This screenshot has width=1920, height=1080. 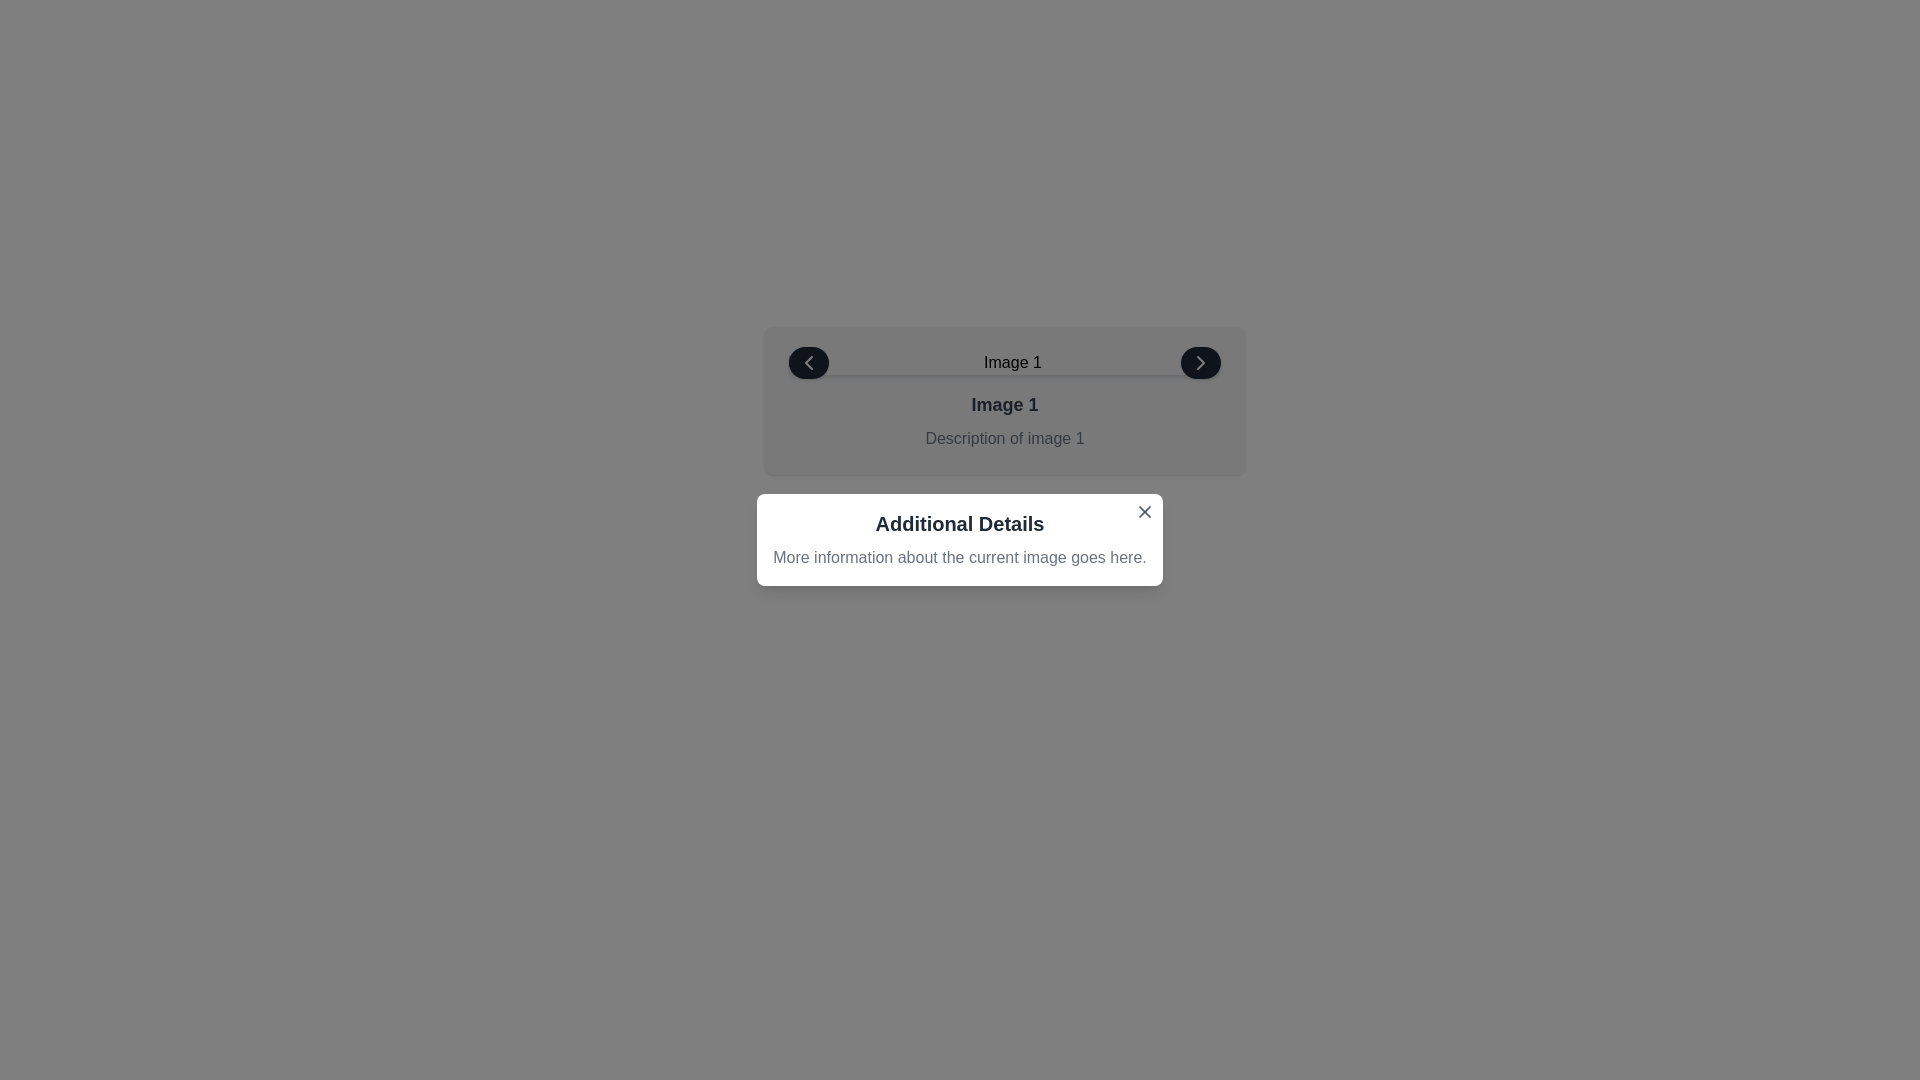 I want to click on the navigation arrow icon located on the right side of the top bar, so click(x=1200, y=362).